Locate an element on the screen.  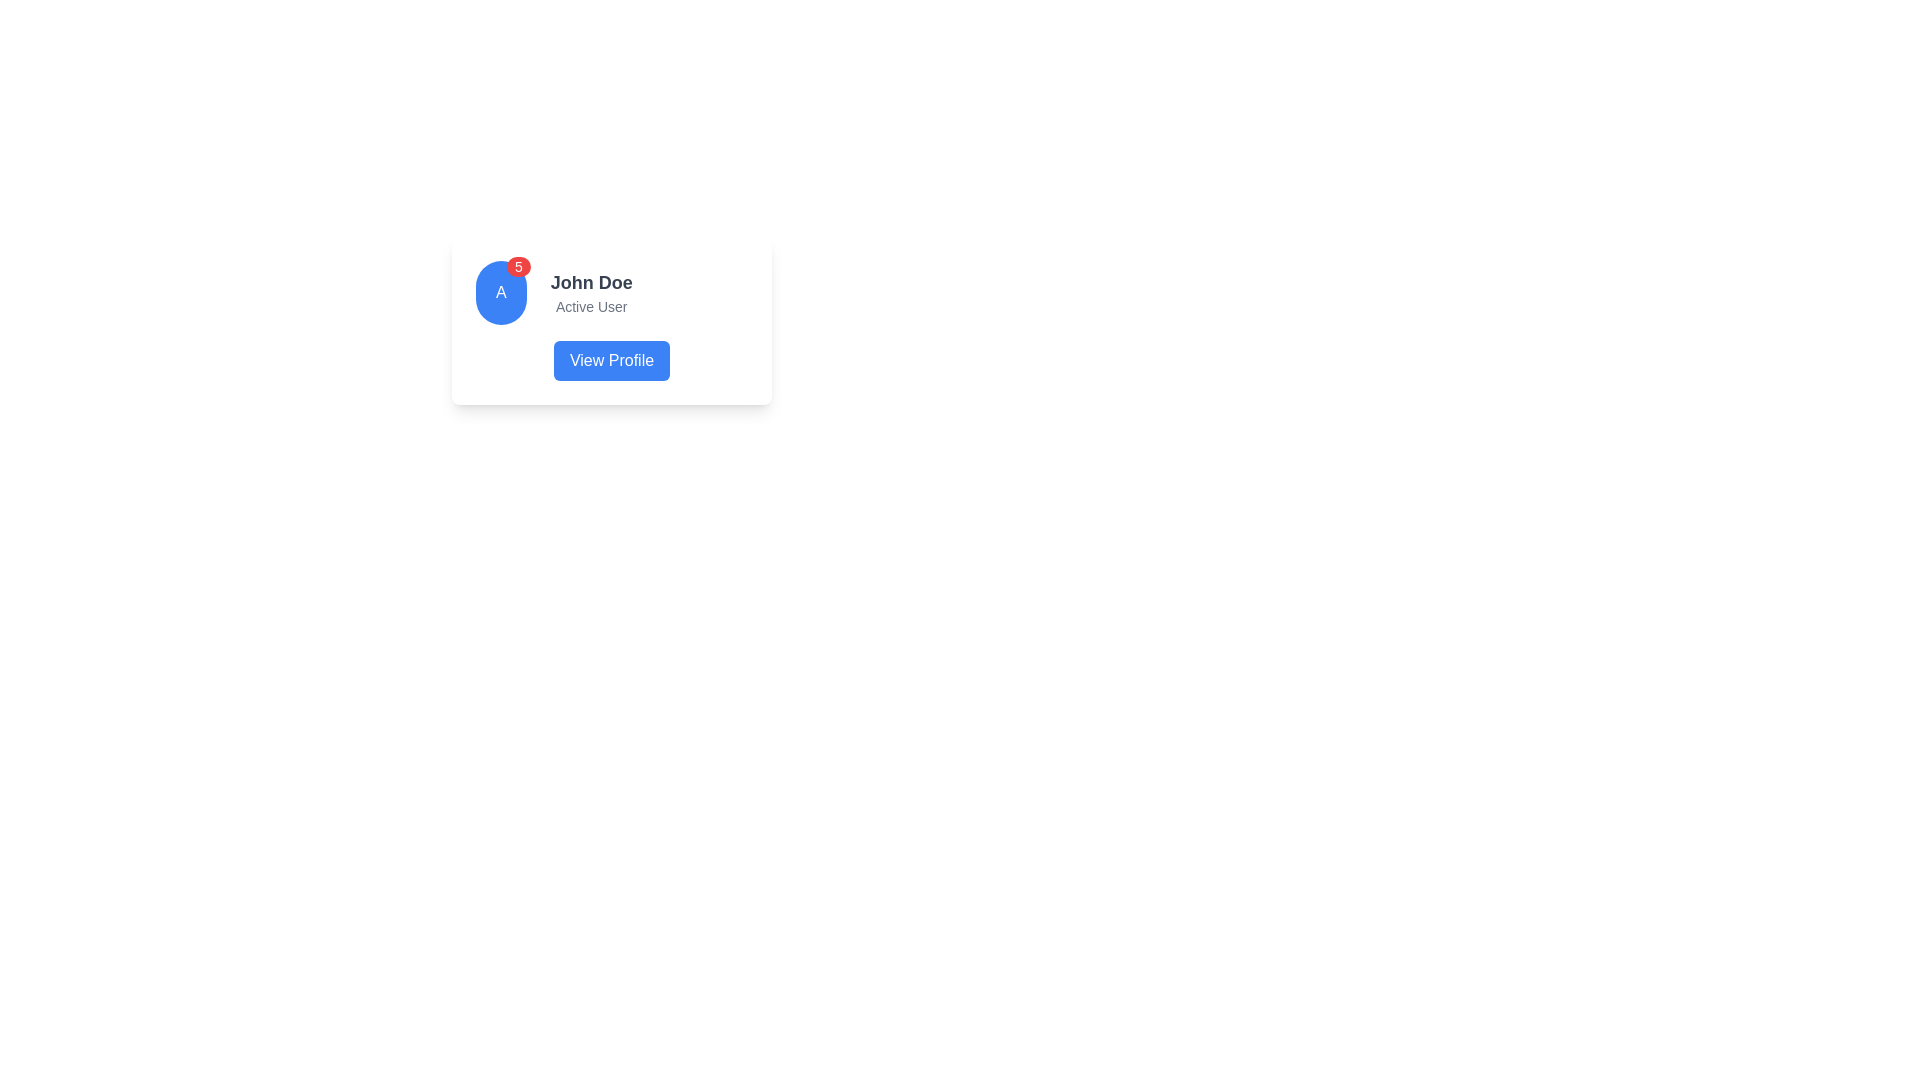
displayed text 'John Doe' and 'Active User' from the text label in the user card interface, which is positioned centrally to the right of the avatar and above the 'View Profile' button is located at coordinates (590, 293).